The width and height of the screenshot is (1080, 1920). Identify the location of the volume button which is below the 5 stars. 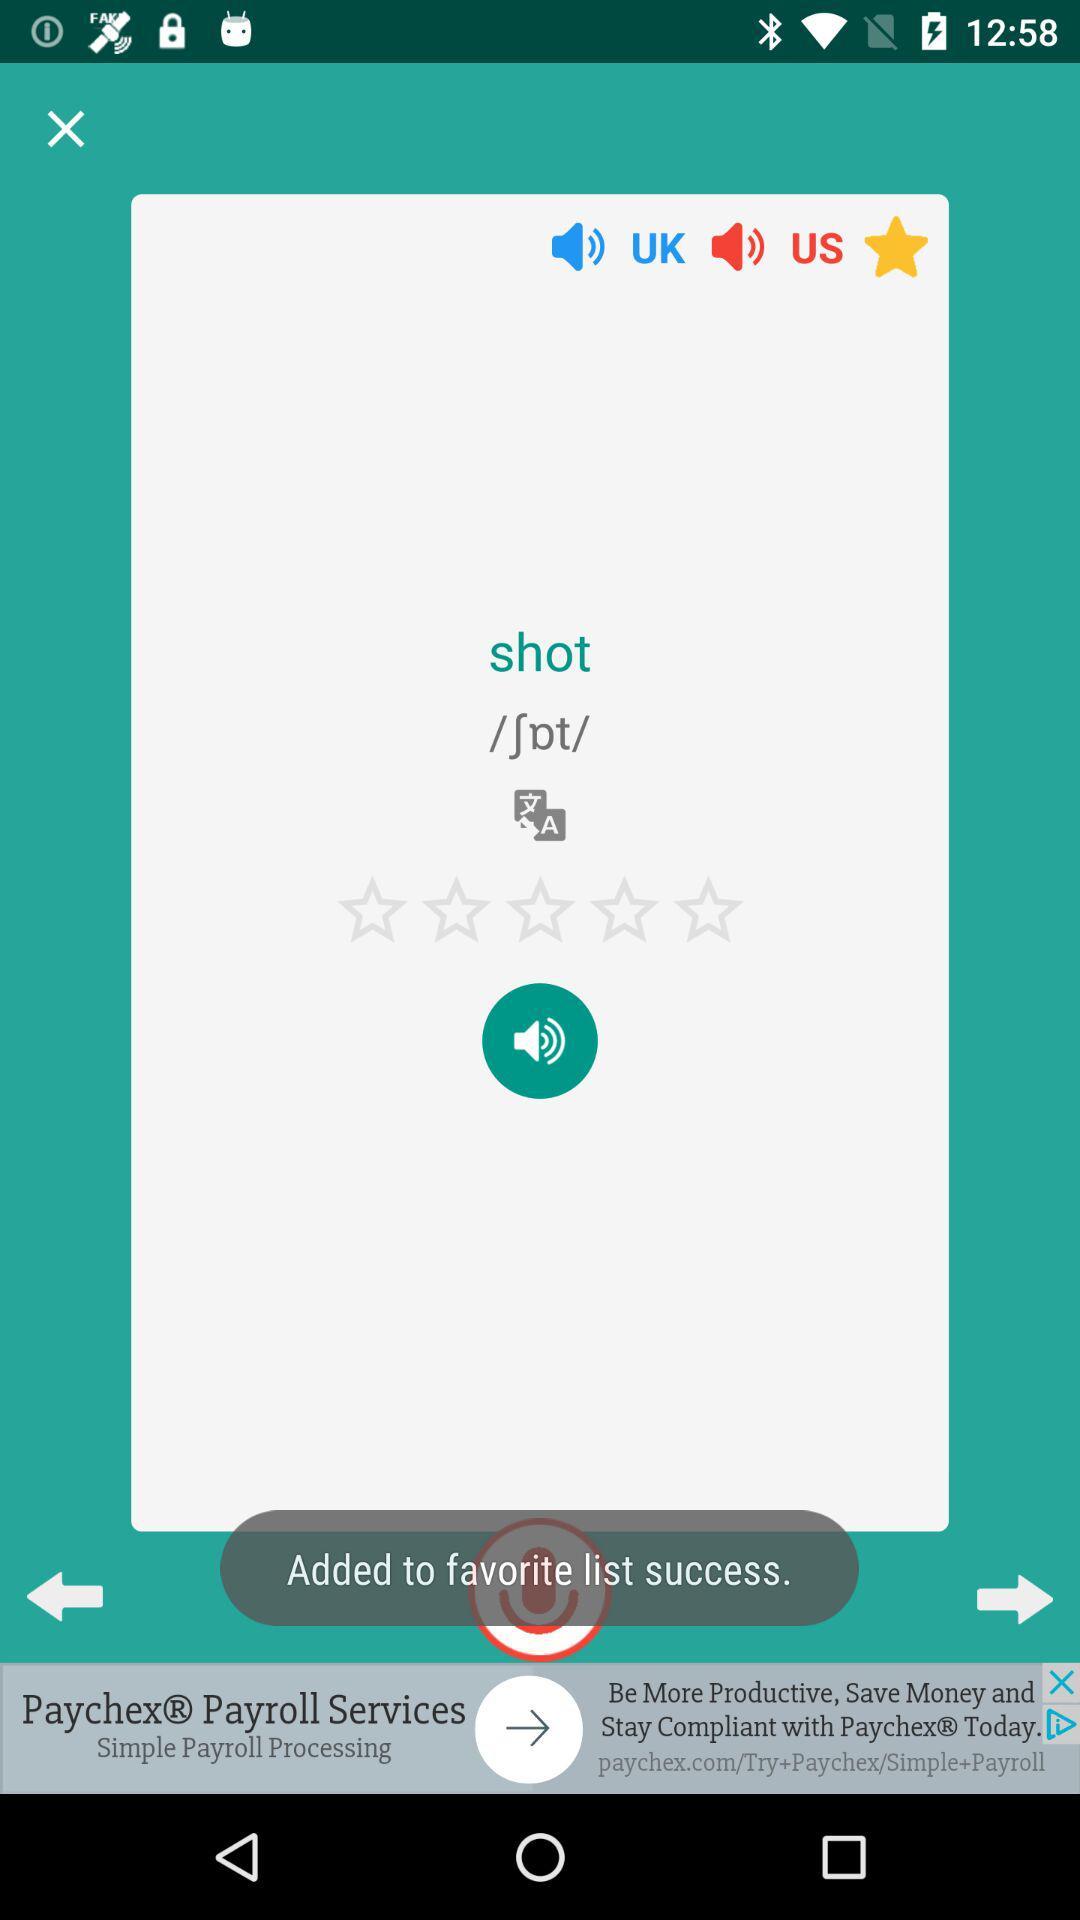
(540, 1040).